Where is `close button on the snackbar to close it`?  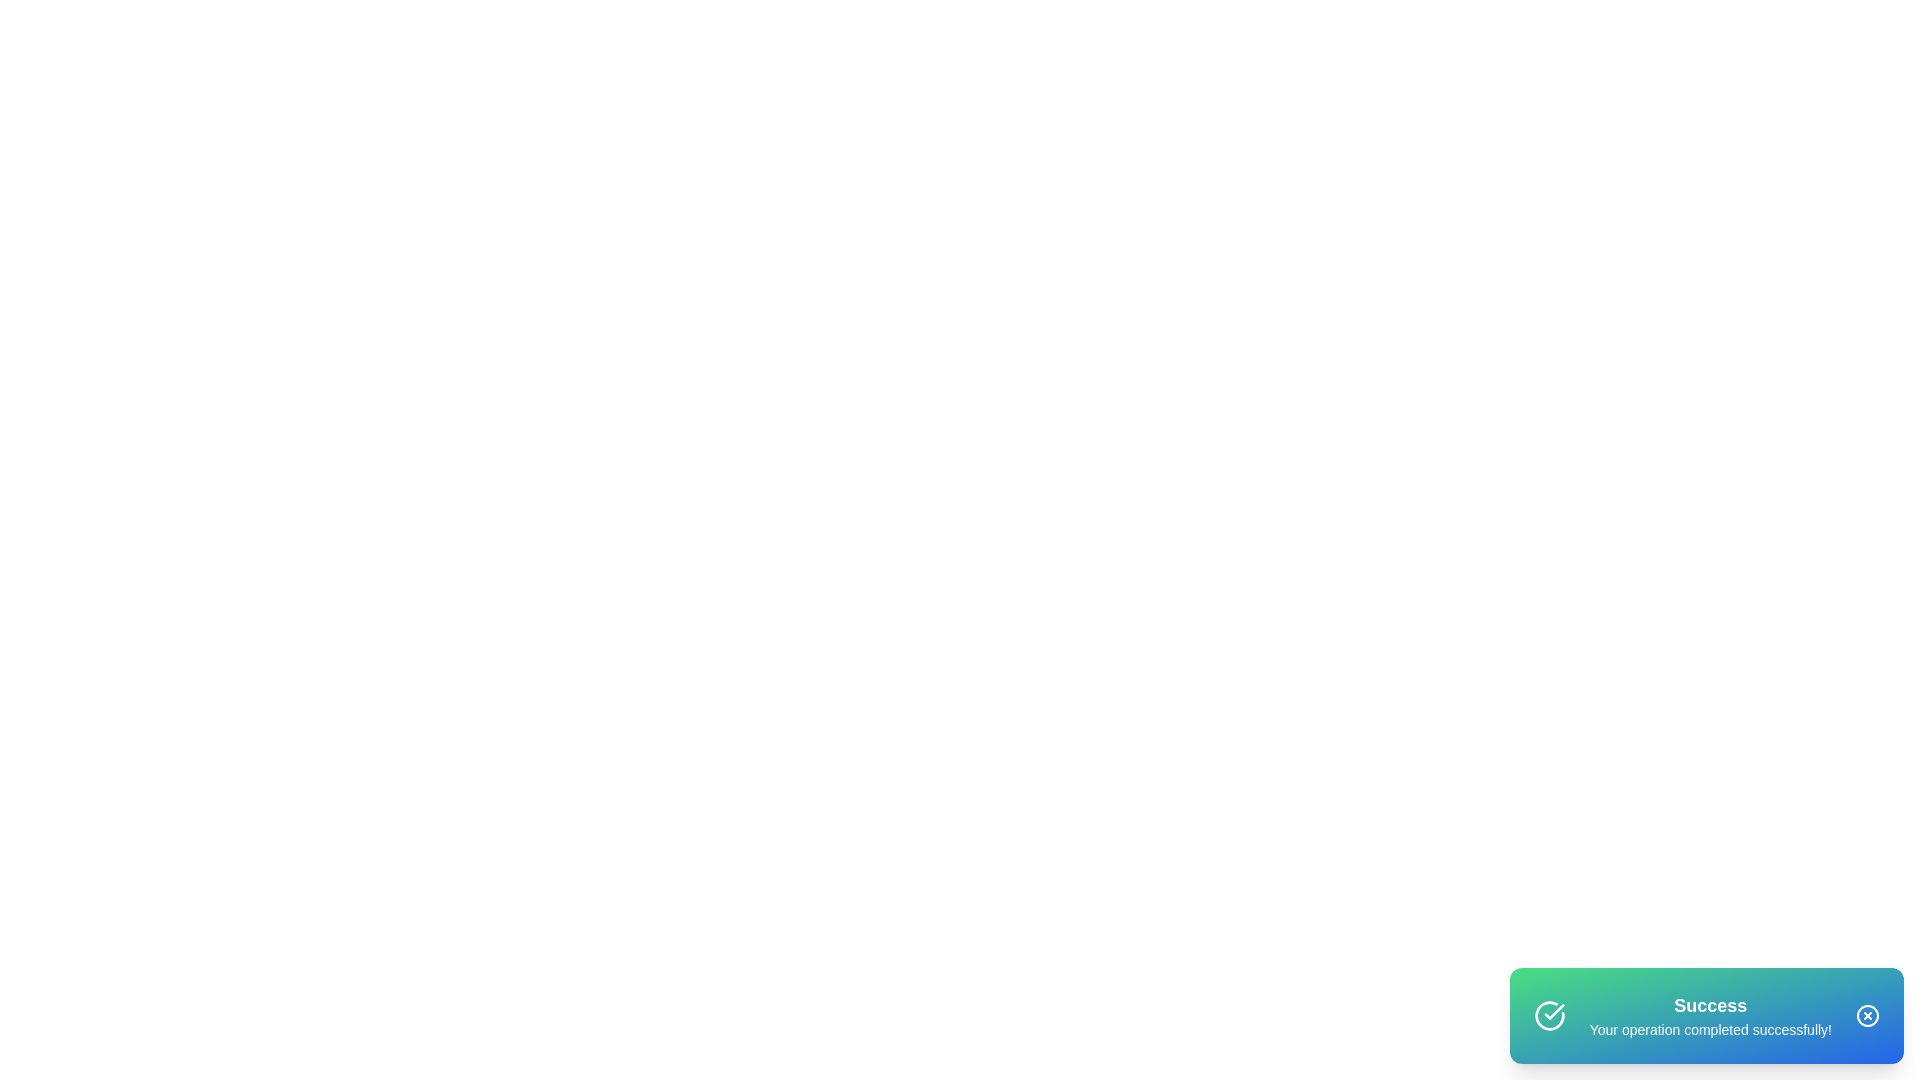 close button on the snackbar to close it is located at coordinates (1866, 1015).